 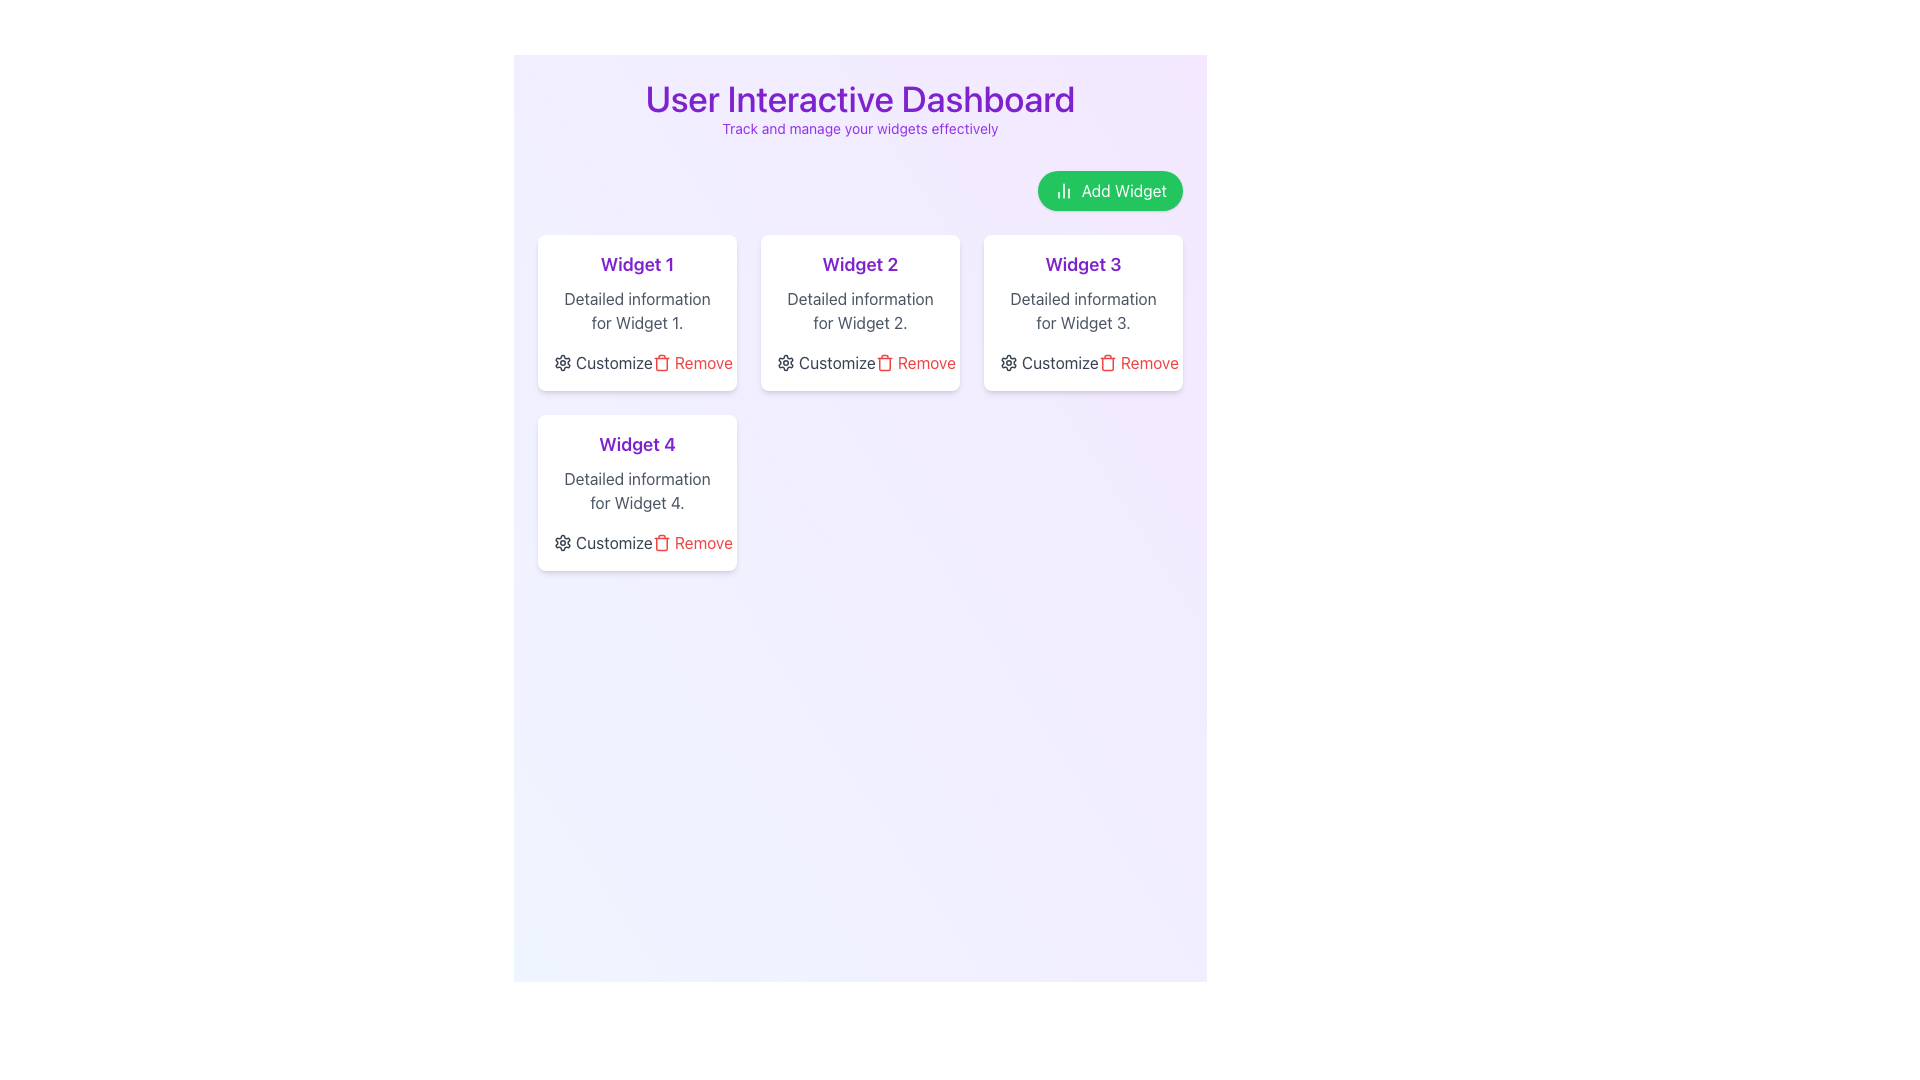 What do you see at coordinates (561, 362) in the screenshot?
I see `the gear icon in the top-left portion of 'Widget 1'` at bounding box center [561, 362].